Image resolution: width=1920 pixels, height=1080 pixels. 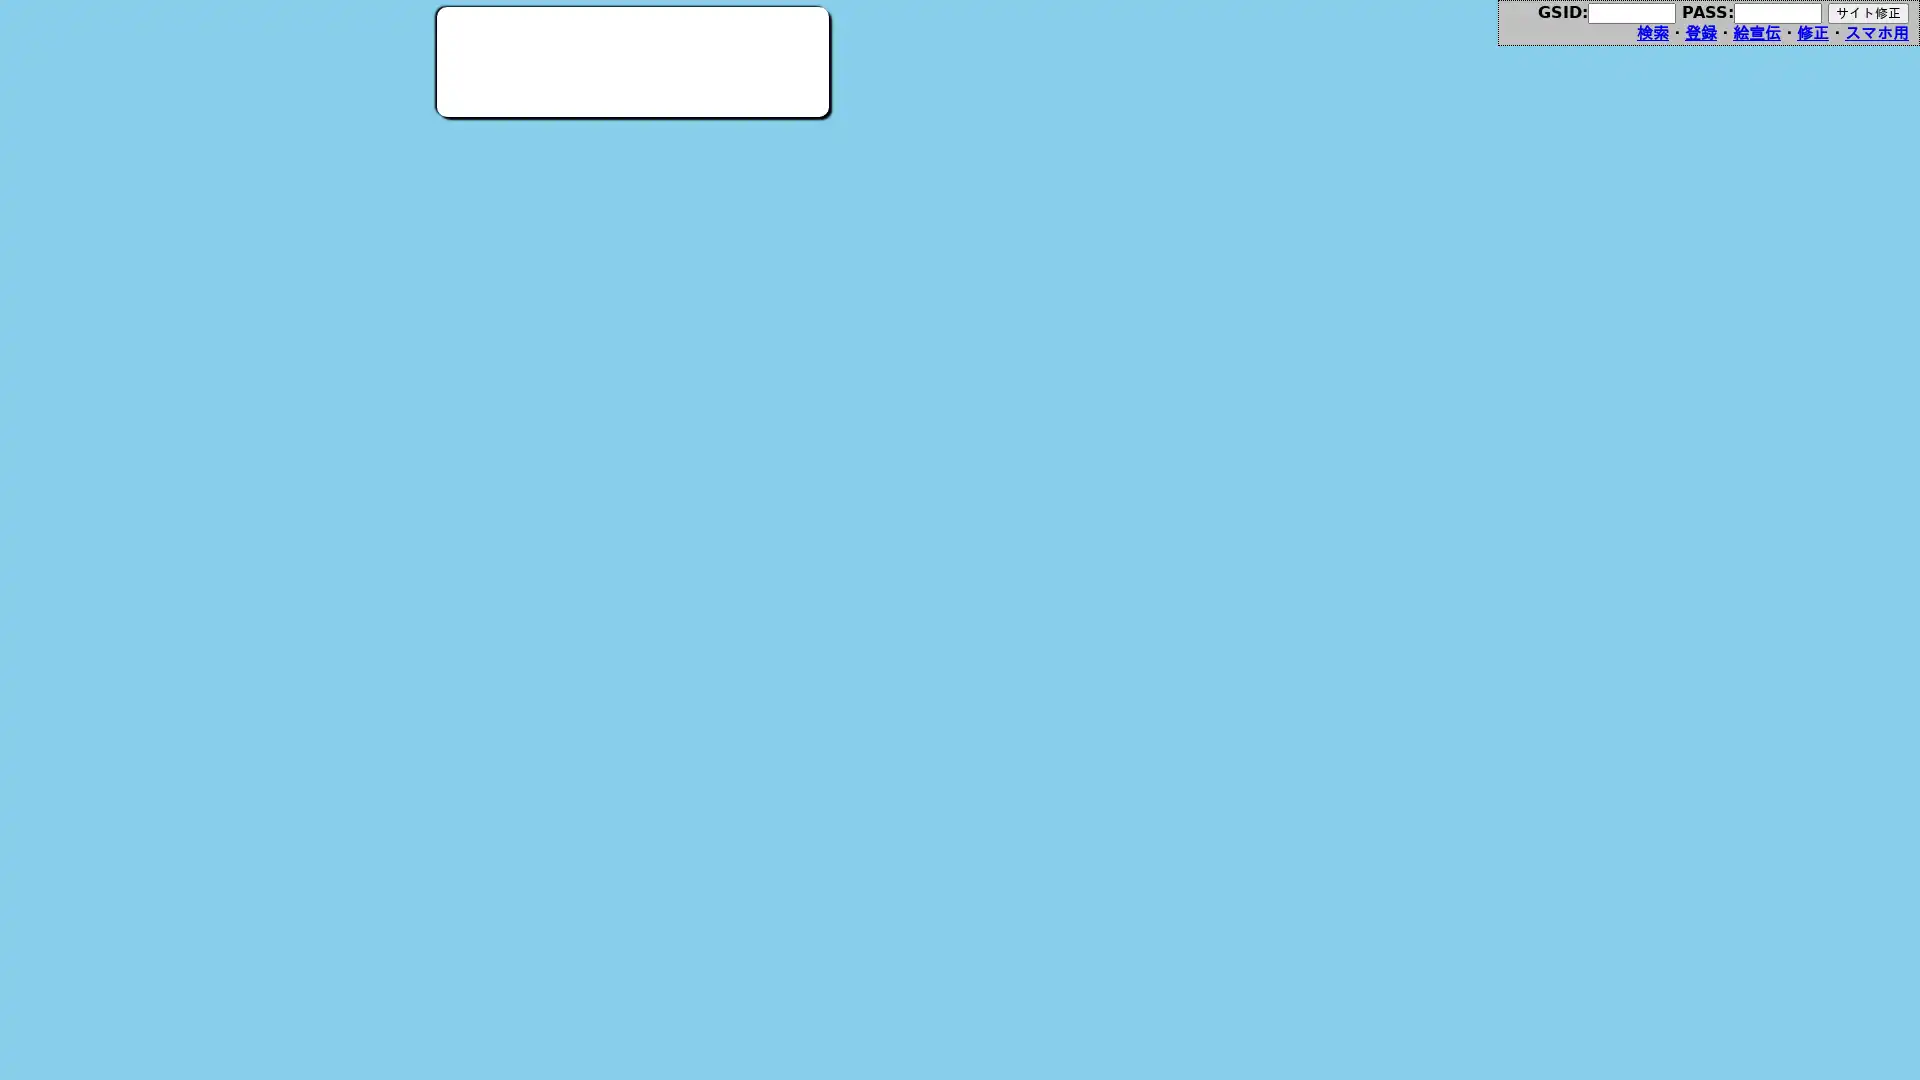 I want to click on Fantia, so click(x=786, y=234).